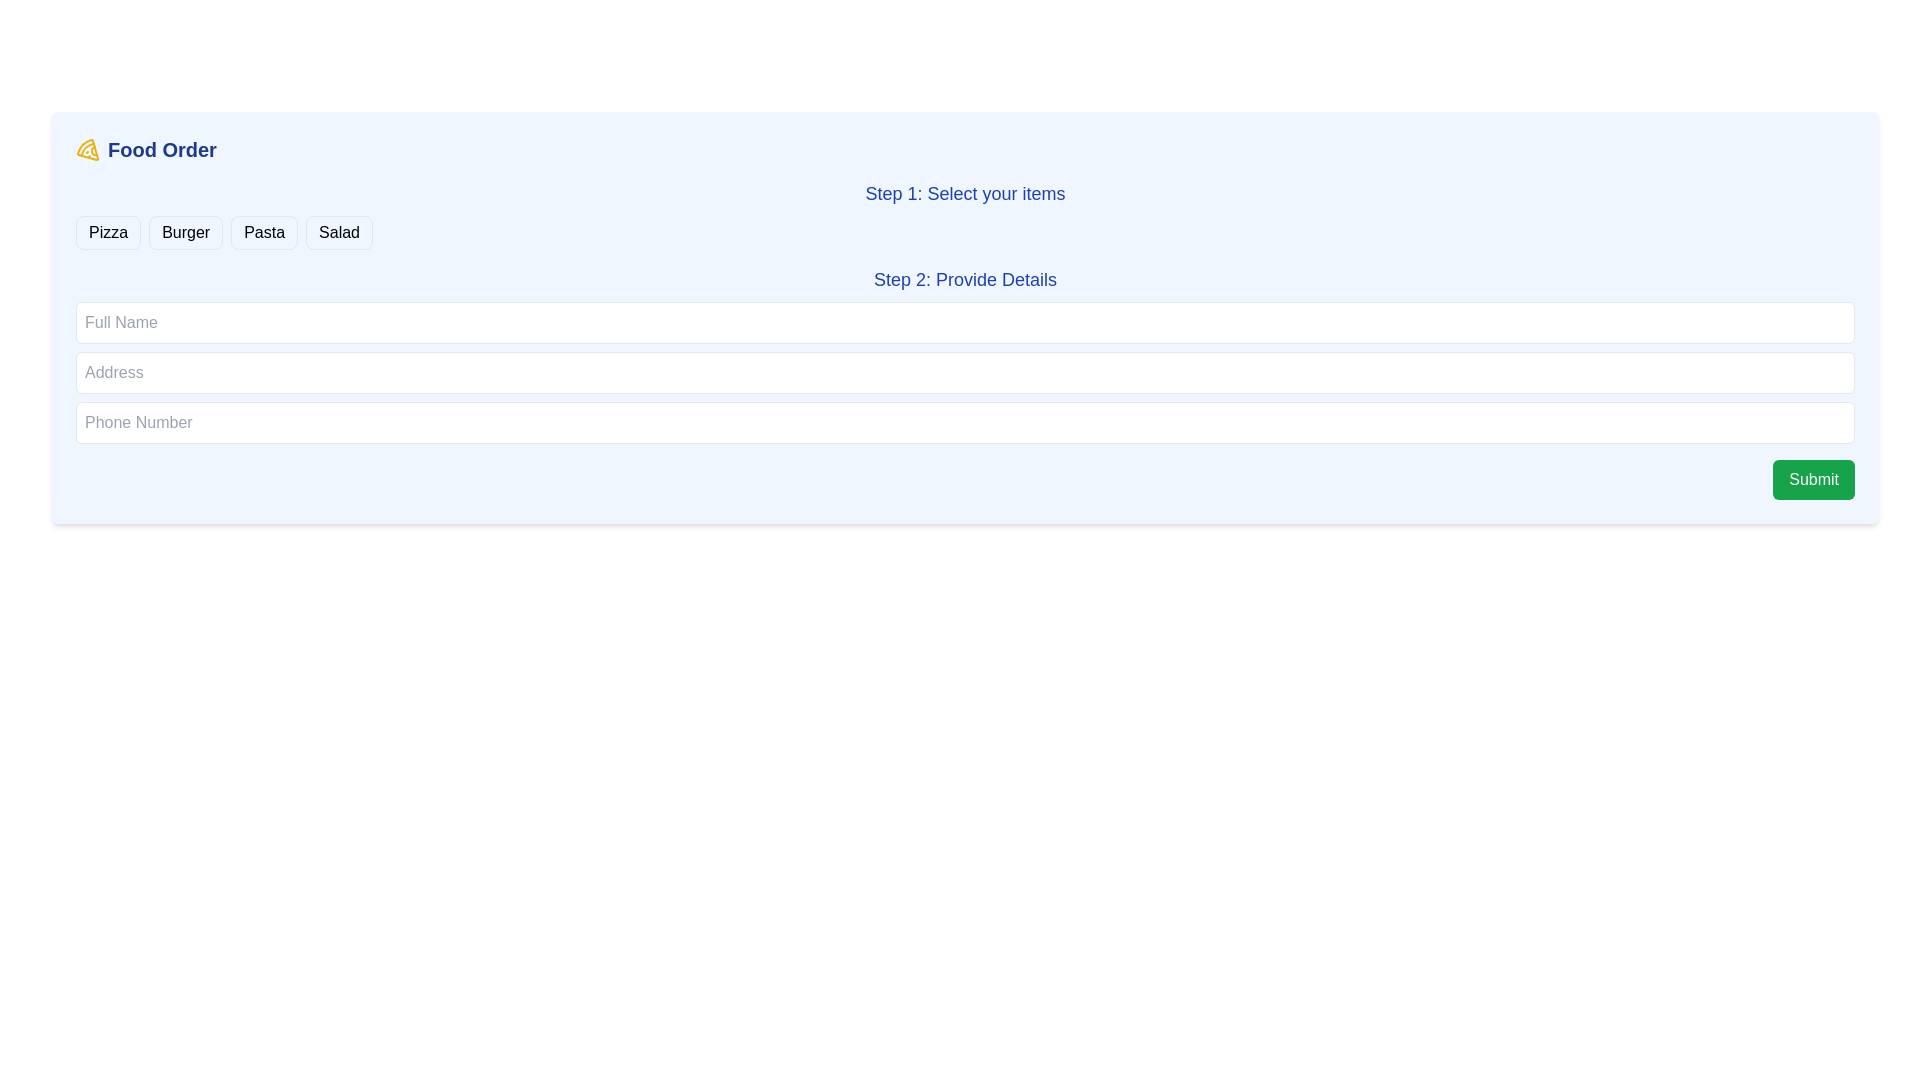 The width and height of the screenshot is (1920, 1080). What do you see at coordinates (186, 231) in the screenshot?
I see `the 'Burger' button` at bounding box center [186, 231].